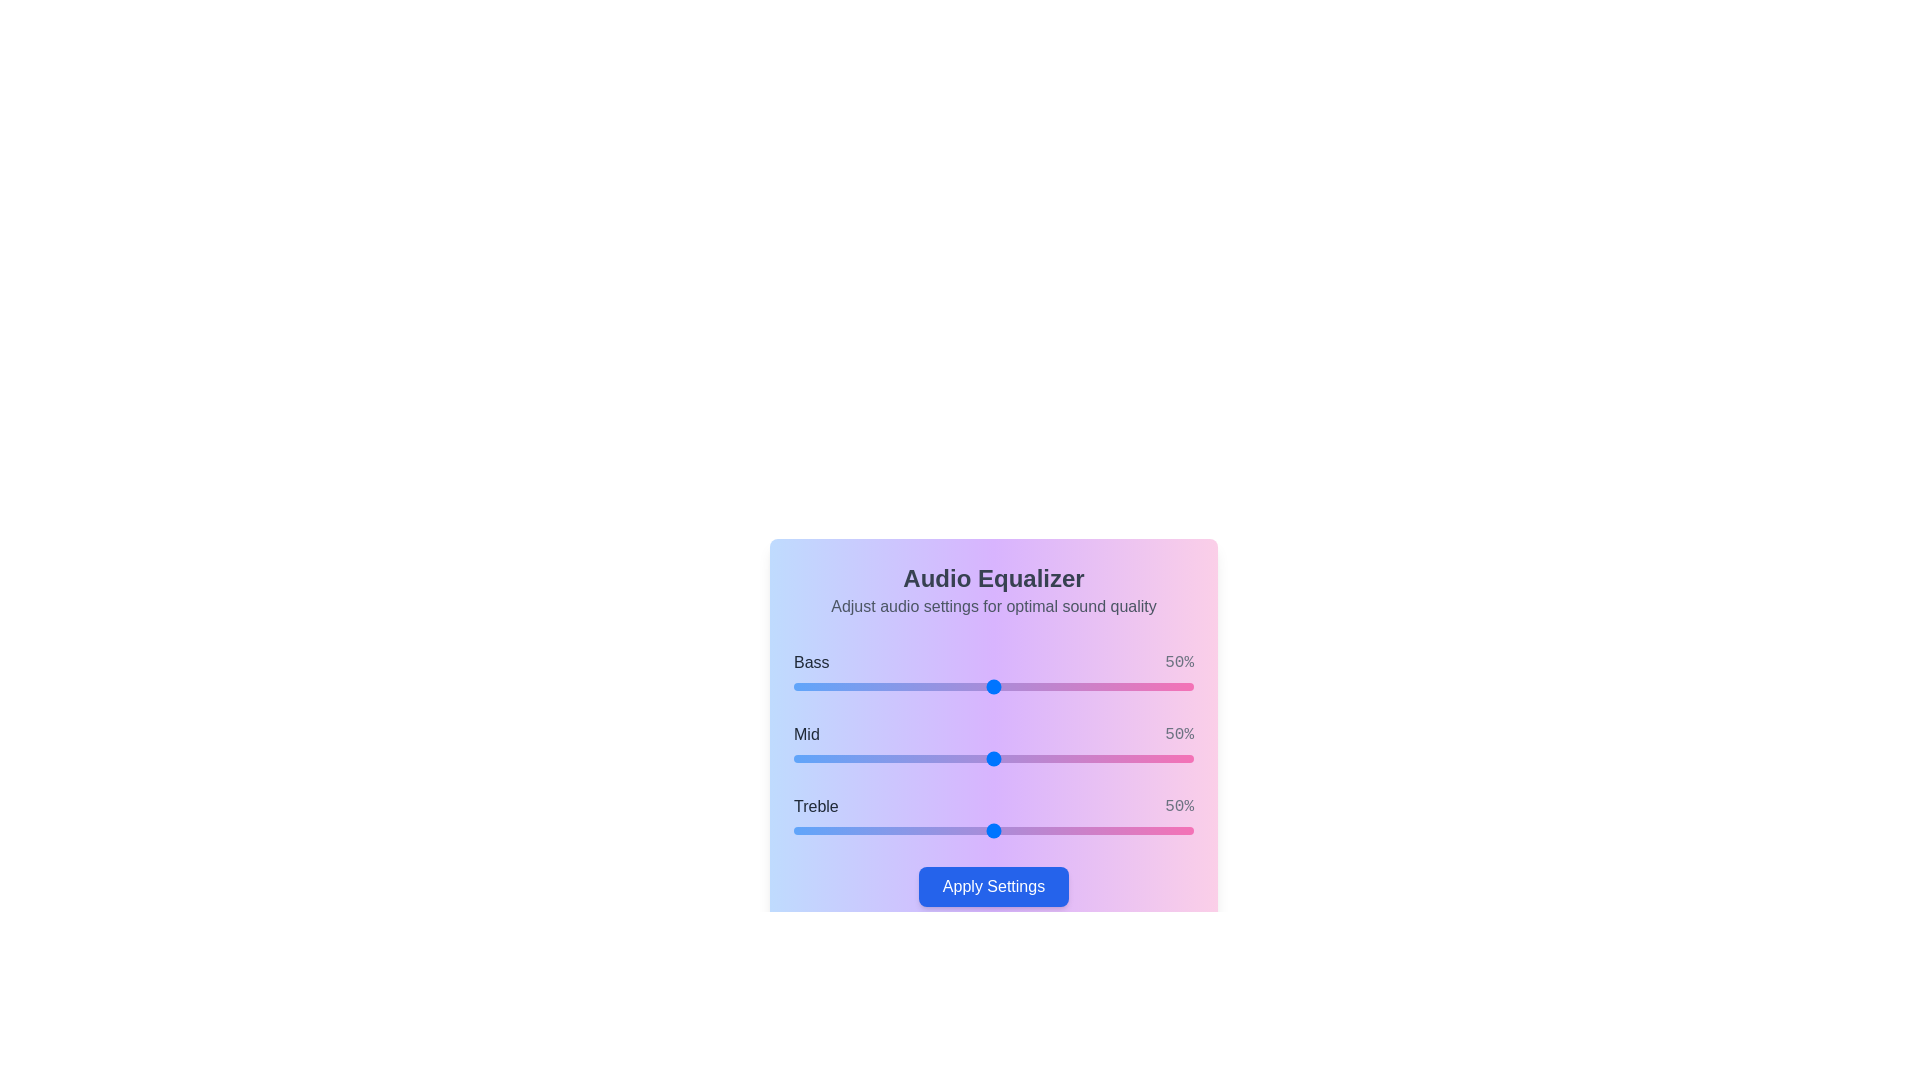 This screenshot has height=1080, width=1920. Describe the element at coordinates (796, 685) in the screenshot. I see `the 0 slider to 1%` at that location.